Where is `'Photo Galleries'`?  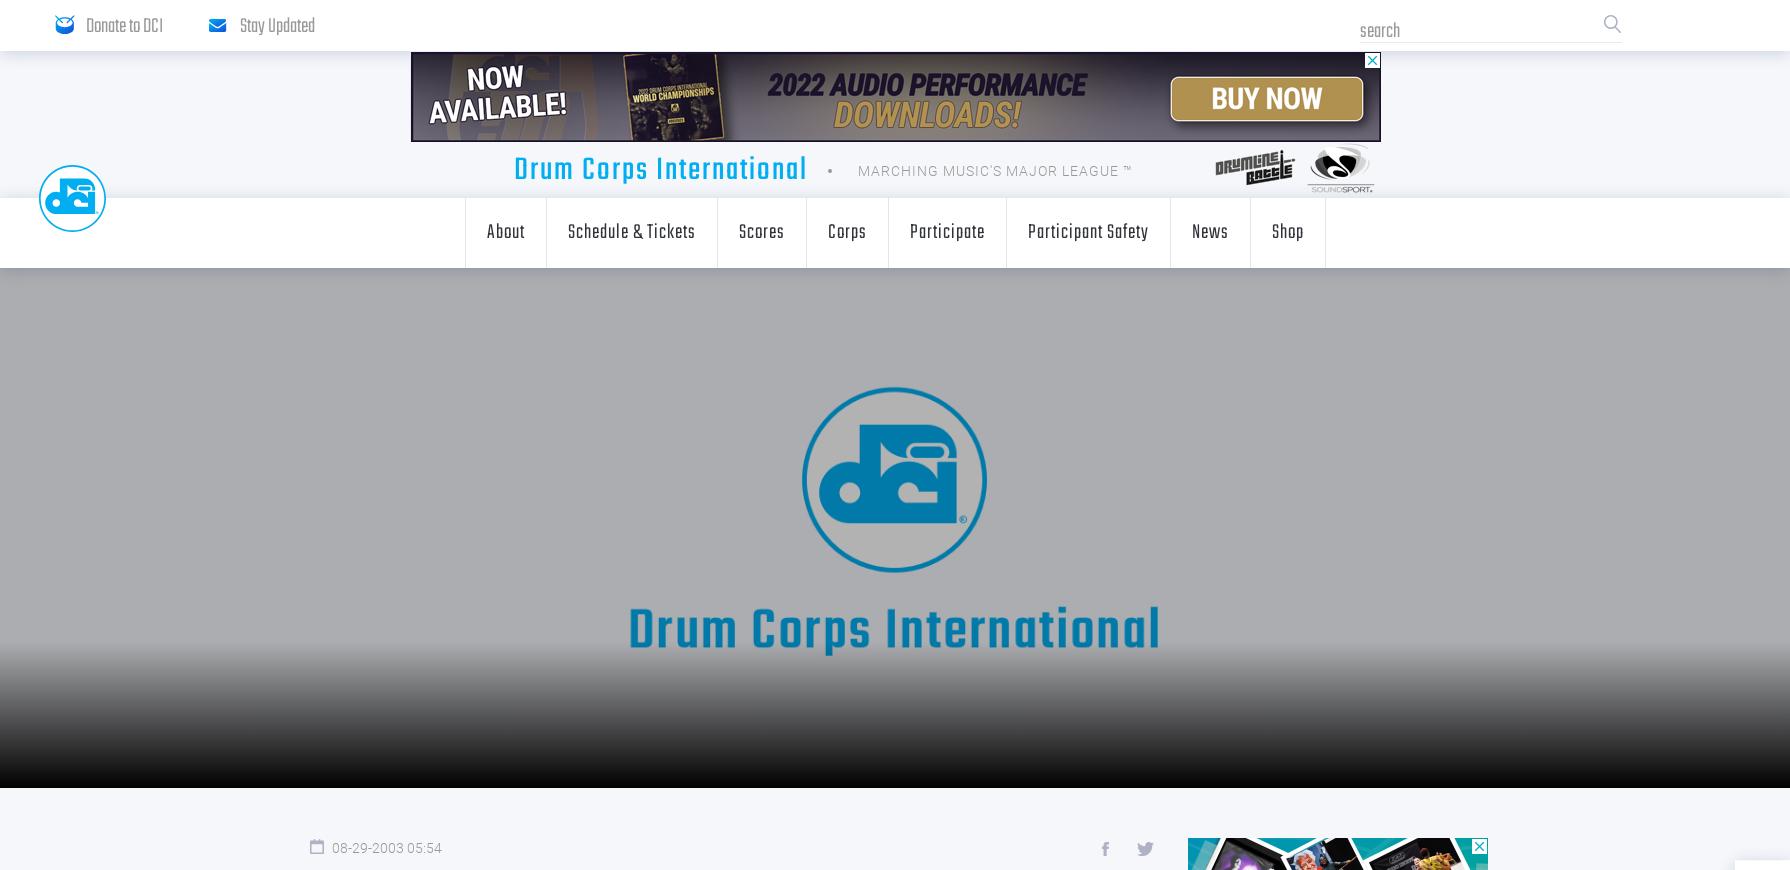
'Photo Galleries' is located at coordinates (768, 352).